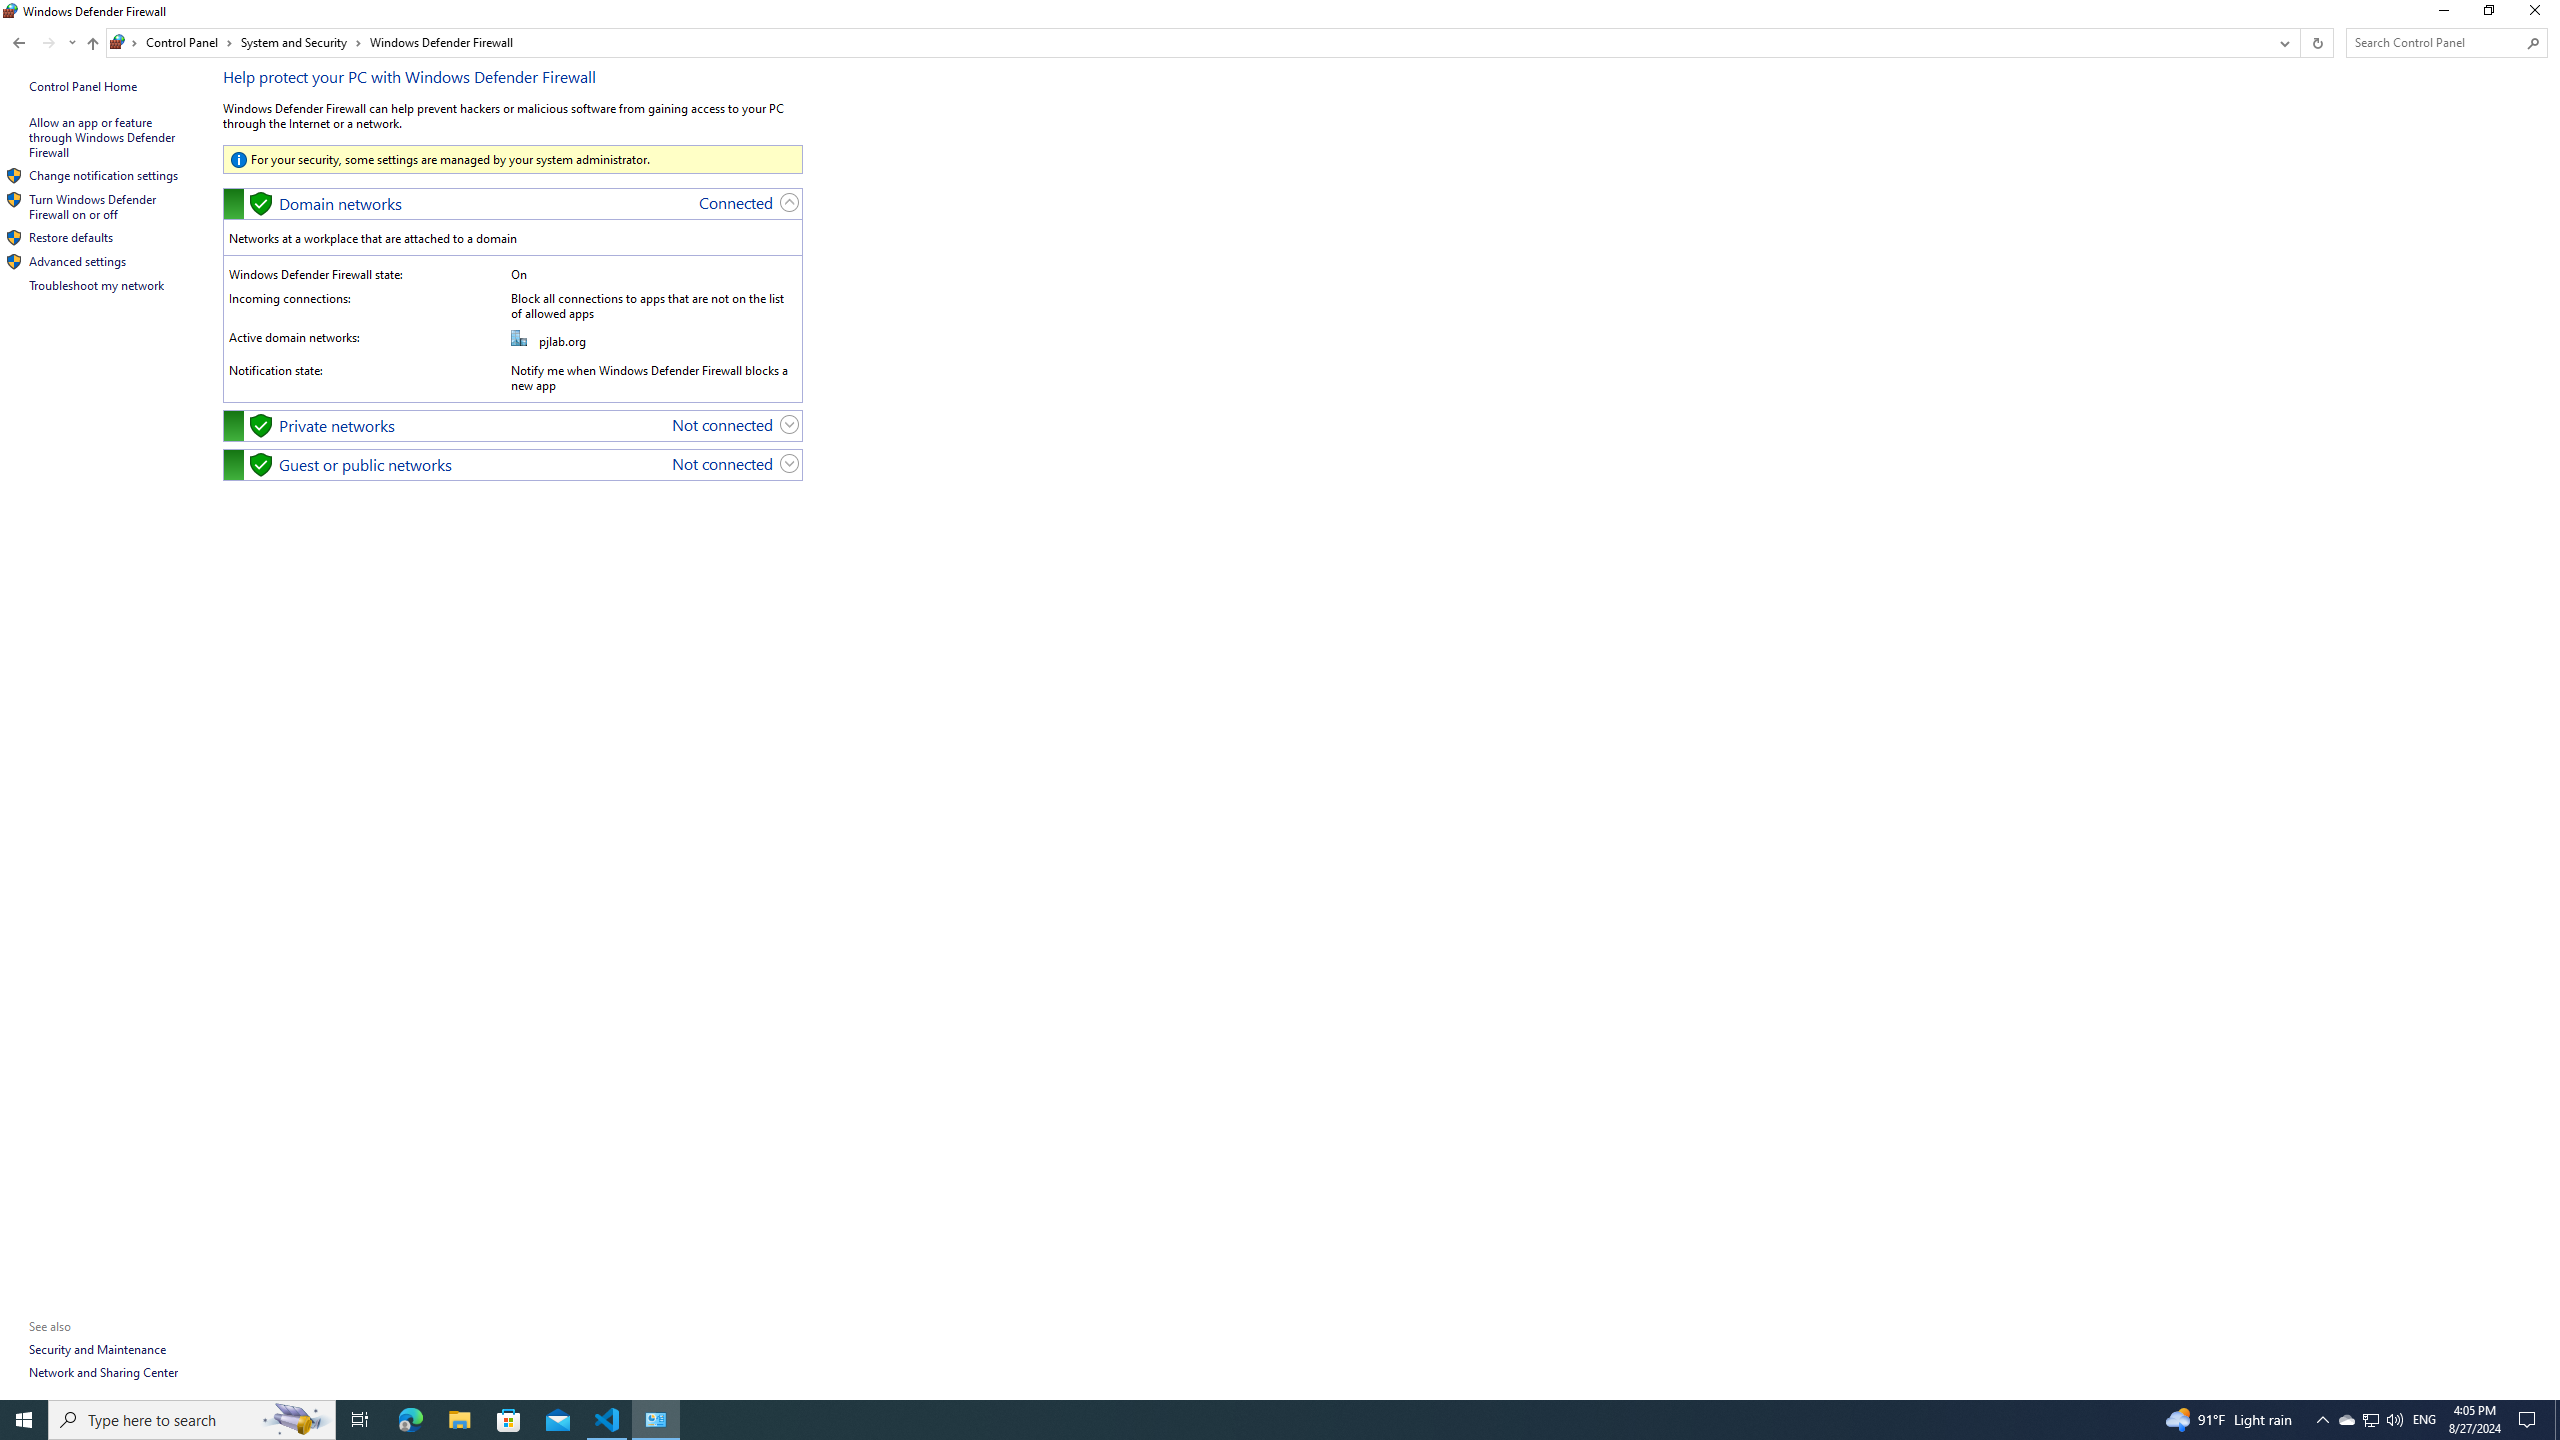 This screenshot has height=1440, width=2560. I want to click on 'Change notification settings', so click(102, 175).